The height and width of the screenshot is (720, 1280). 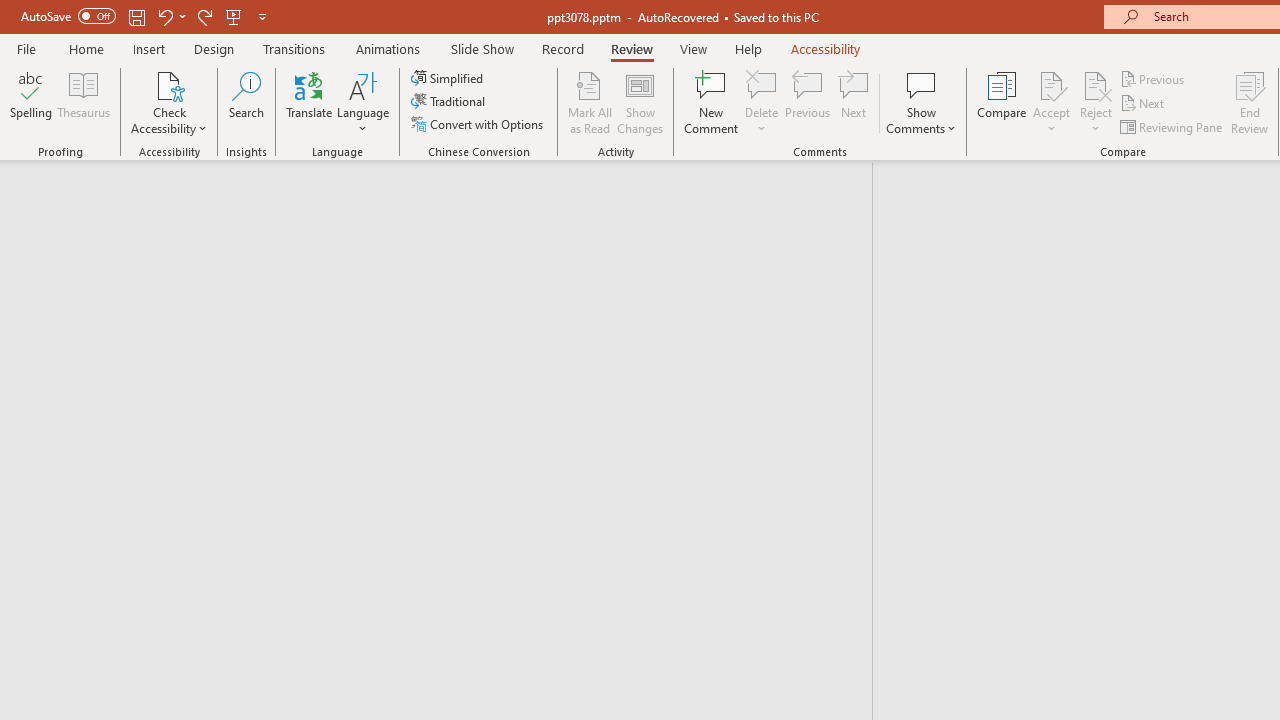 What do you see at coordinates (920, 103) in the screenshot?
I see `'Show Comments'` at bounding box center [920, 103].